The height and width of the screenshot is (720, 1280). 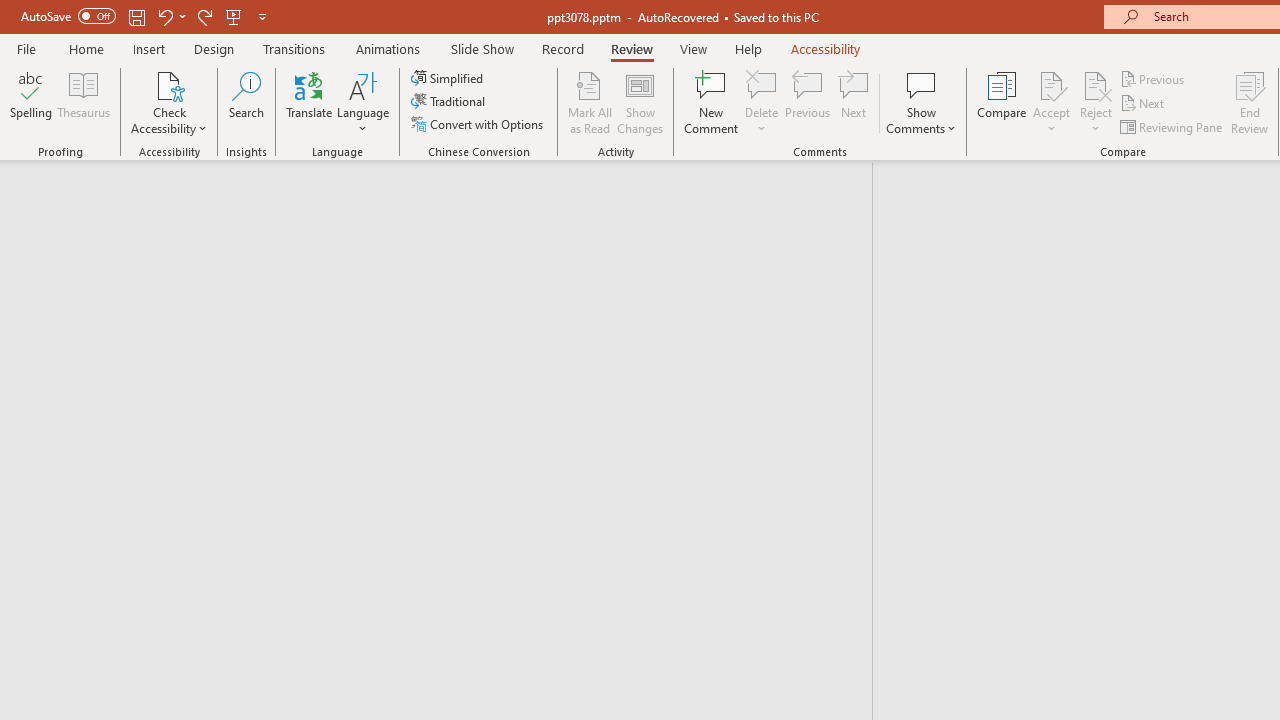 What do you see at coordinates (920, 103) in the screenshot?
I see `'Show Comments'` at bounding box center [920, 103].